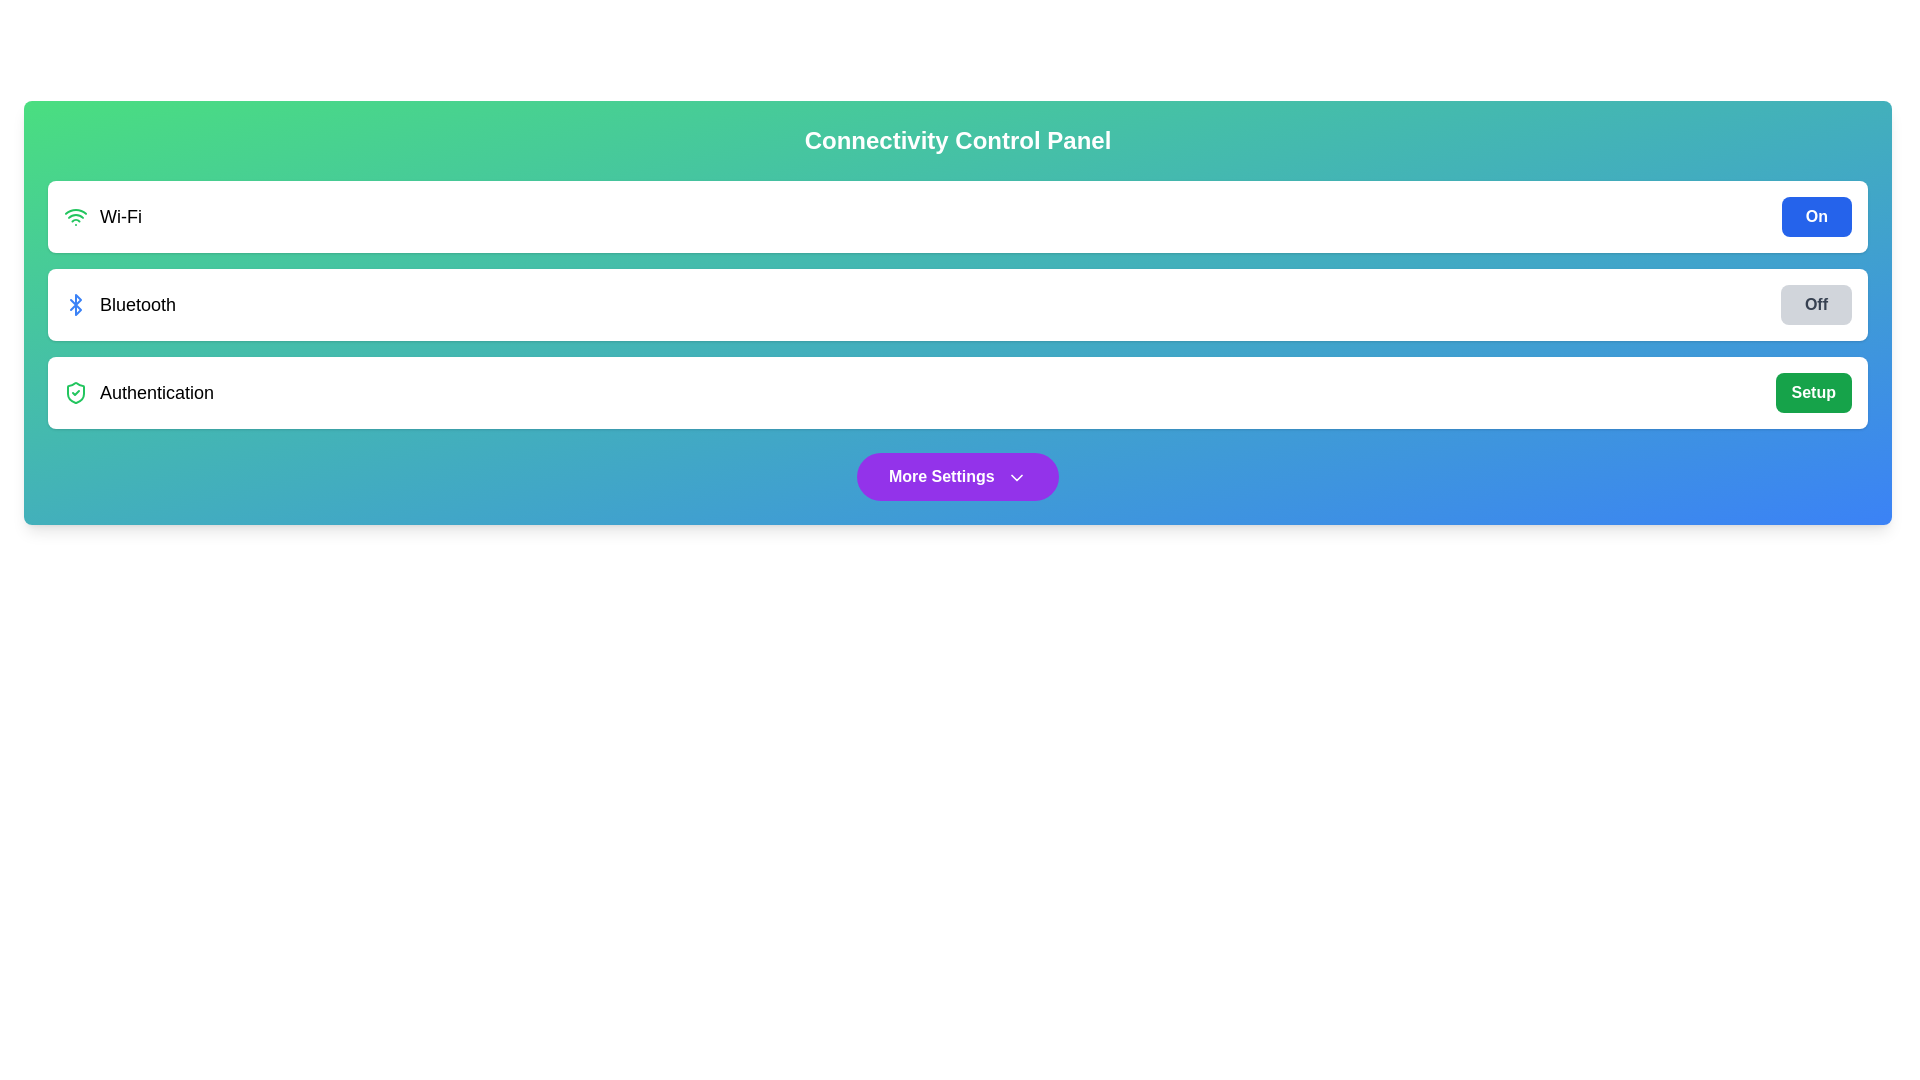 This screenshot has height=1080, width=1920. Describe the element at coordinates (138, 393) in the screenshot. I see `the 'Authentication' label with the green shield icon for accessibility navigation` at that location.